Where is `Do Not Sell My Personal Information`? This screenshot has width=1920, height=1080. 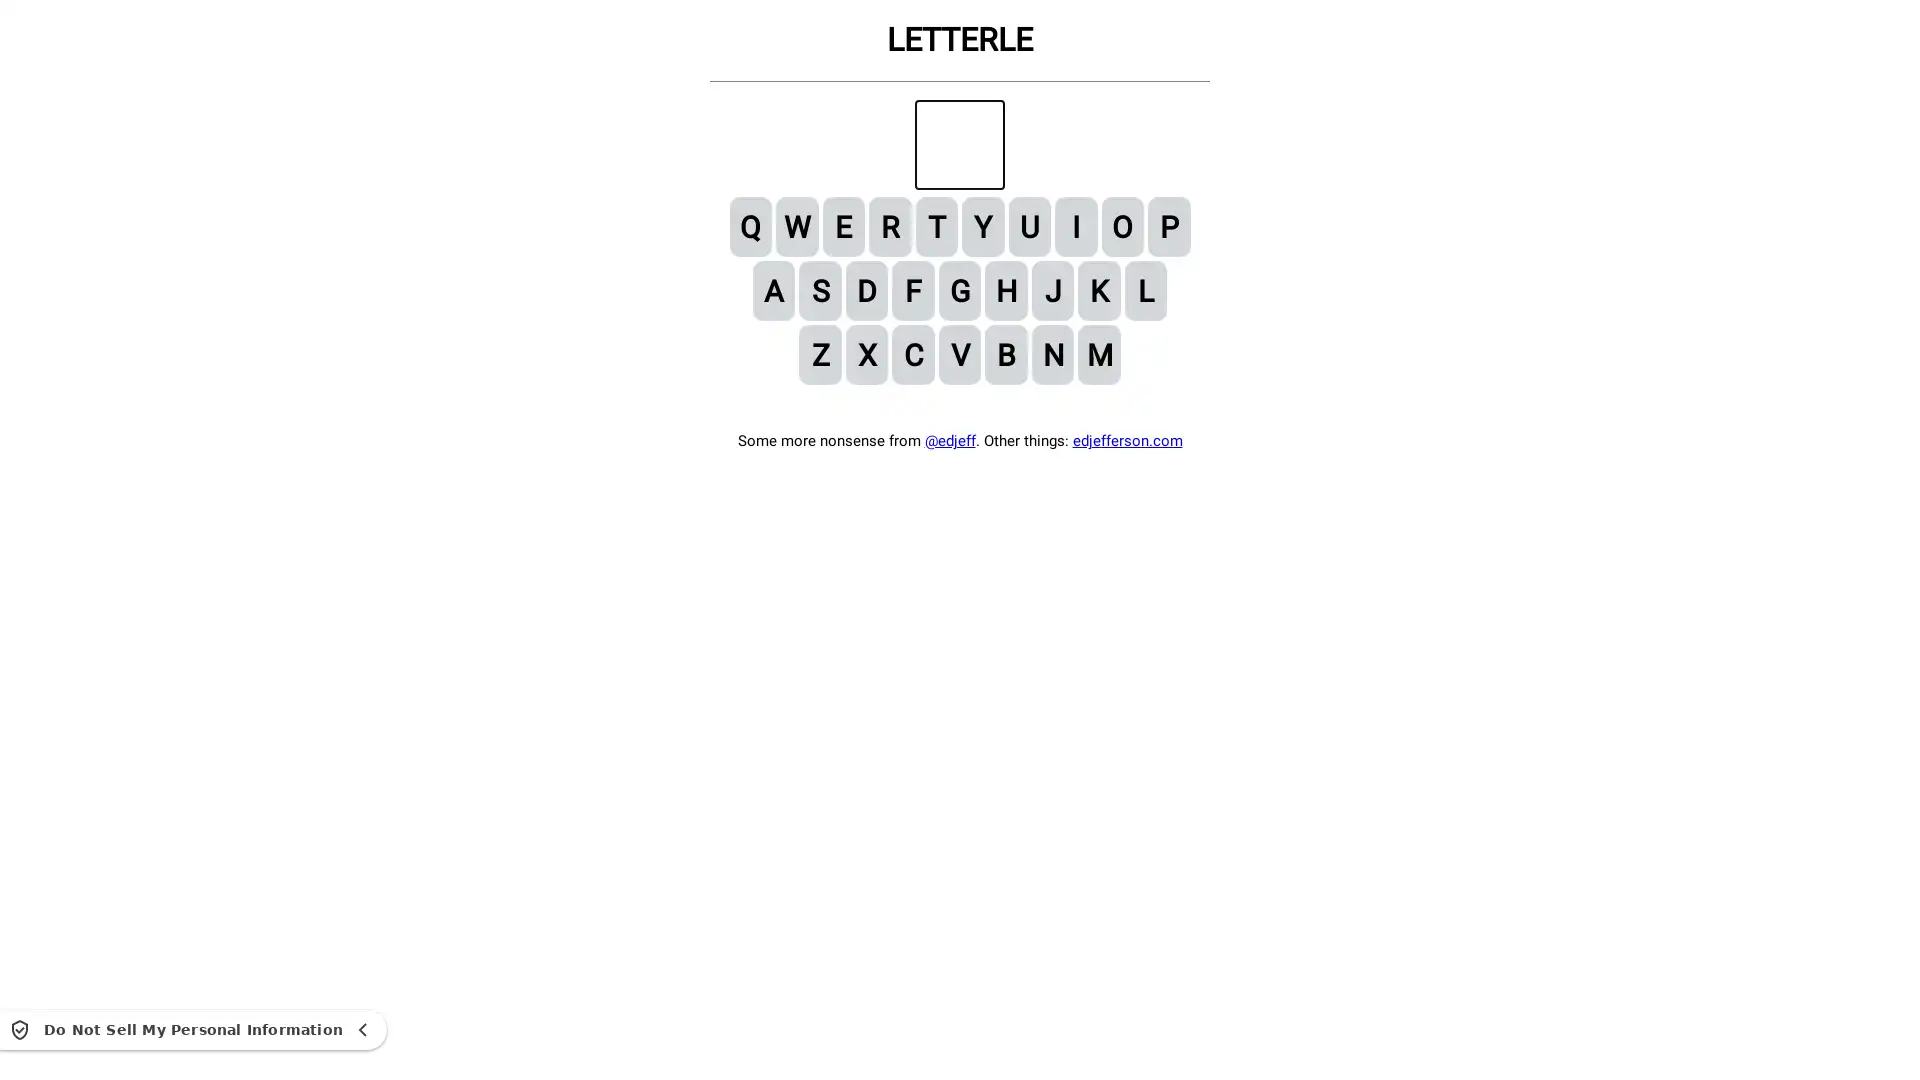
Do Not Sell My Personal Information is located at coordinates (193, 1029).